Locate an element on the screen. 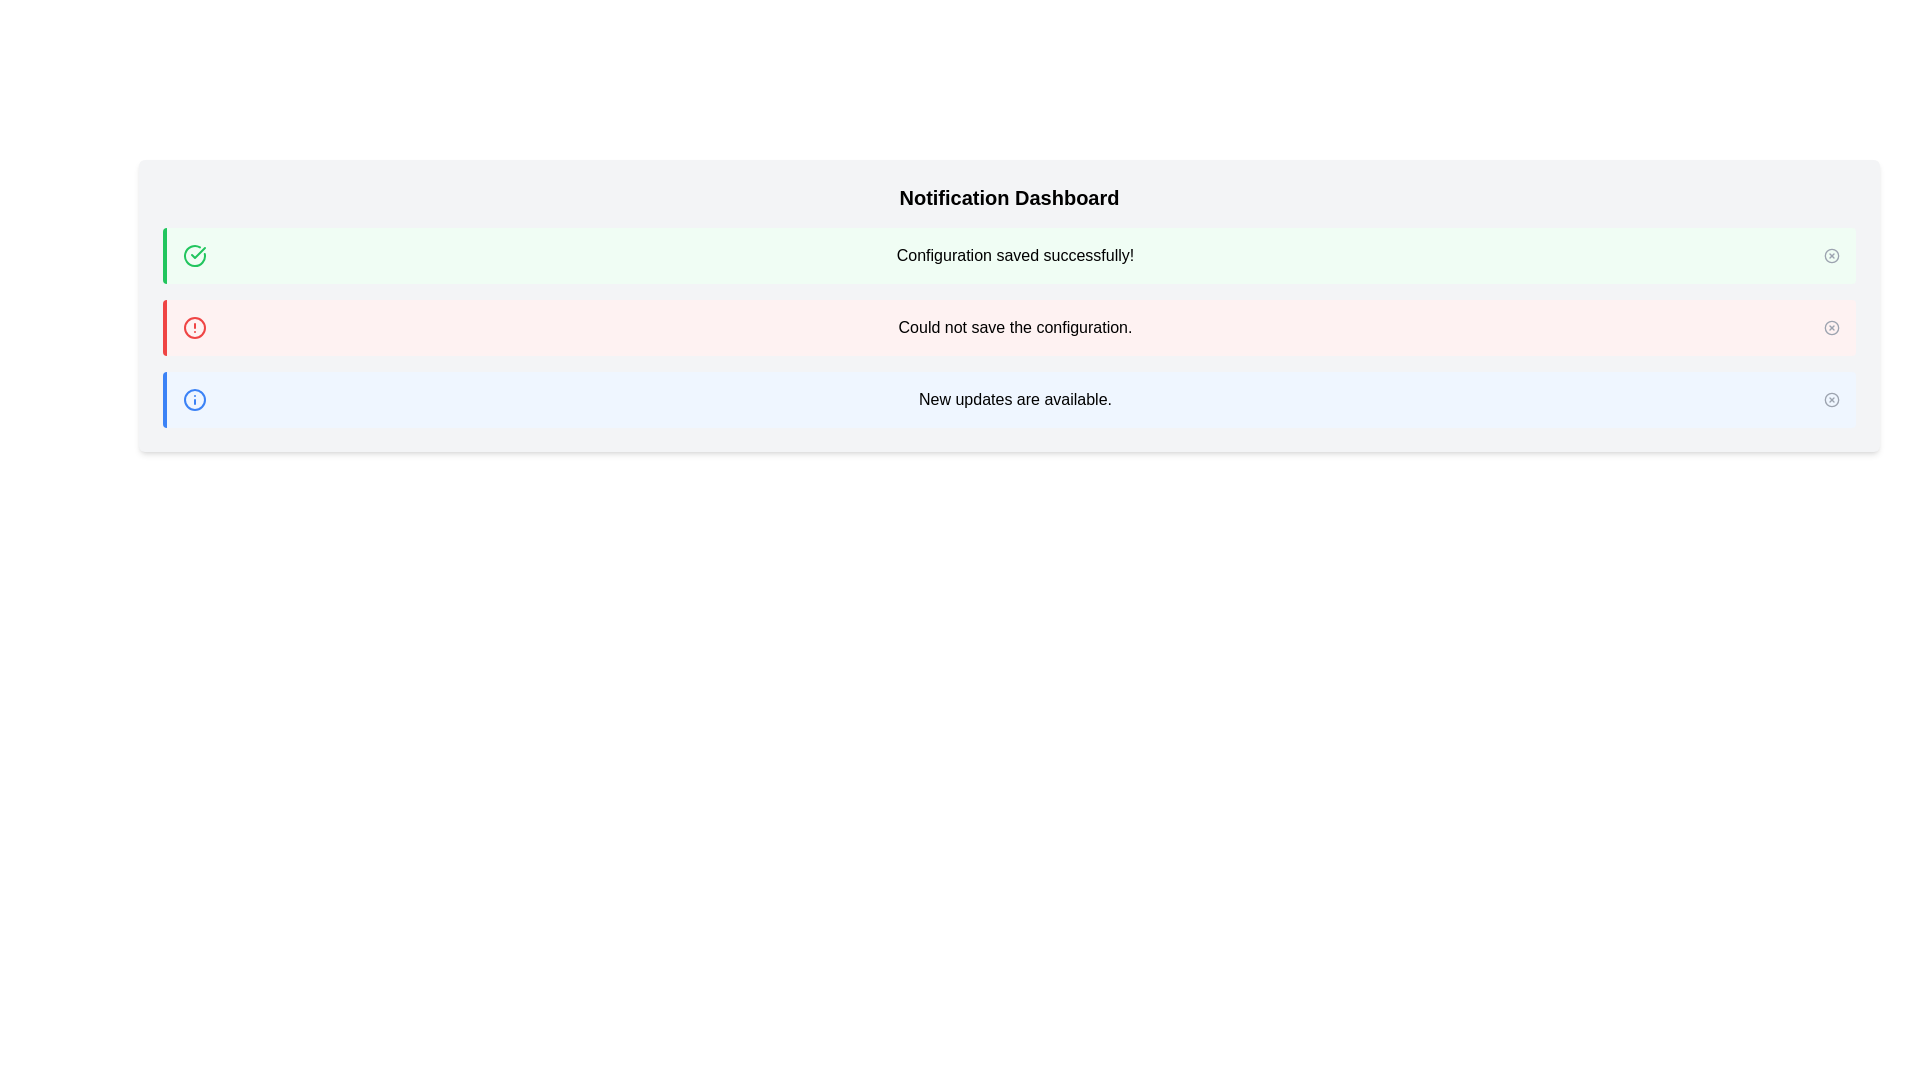 The image size is (1920, 1080). text from the notification area indicating that the configuration has been successfully saved is located at coordinates (1015, 254).